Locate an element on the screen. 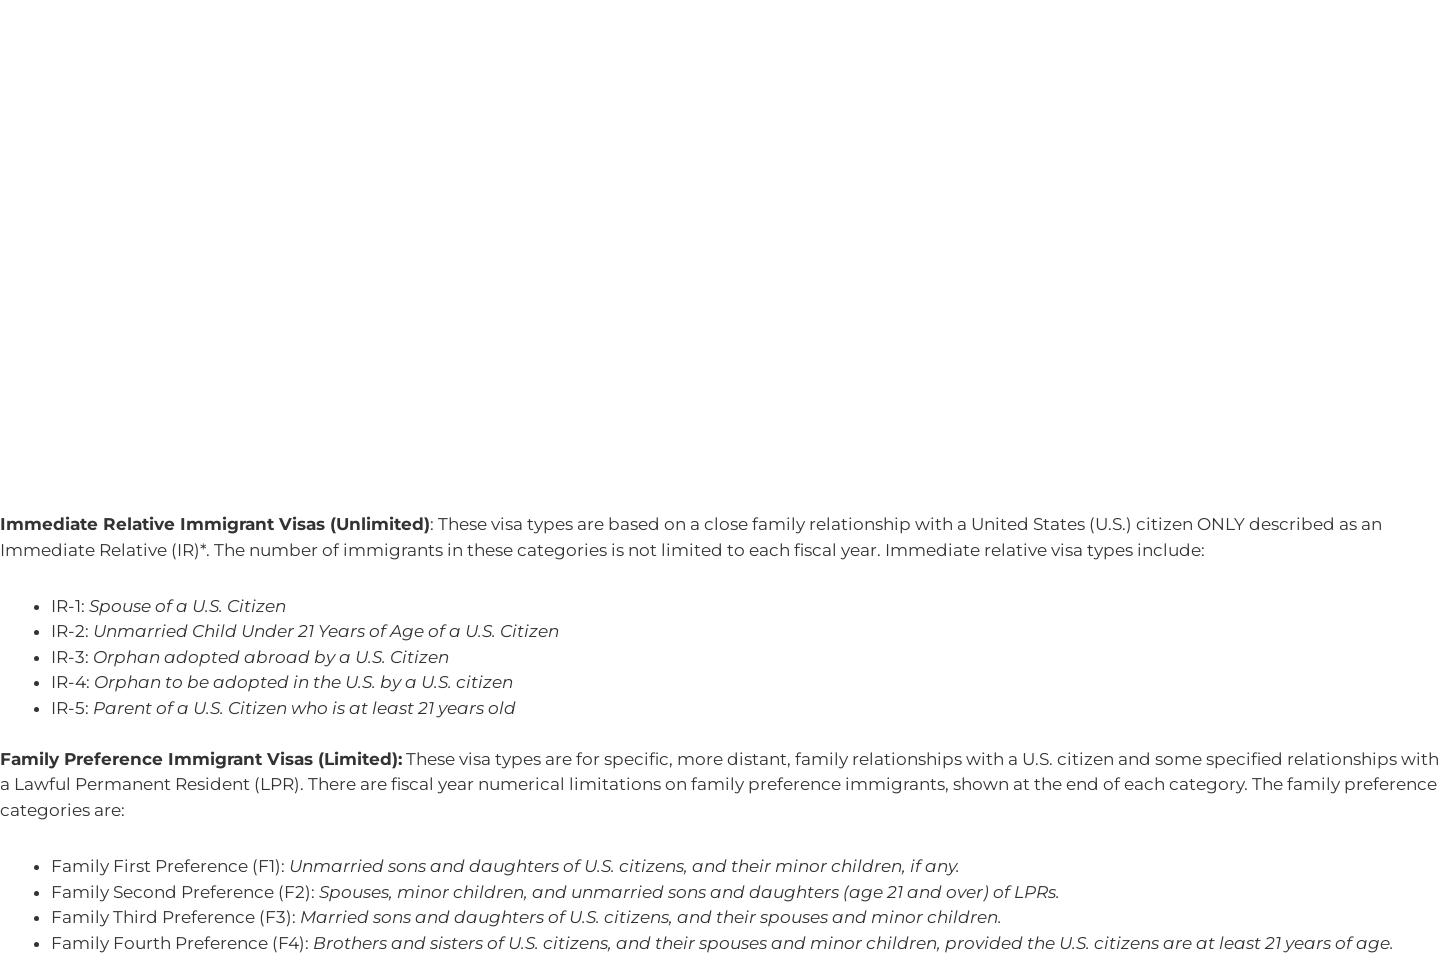 The height and width of the screenshot is (962, 1450). 'Immediate Relative Immigrant Visas (Unlimited)' is located at coordinates (0, 523).